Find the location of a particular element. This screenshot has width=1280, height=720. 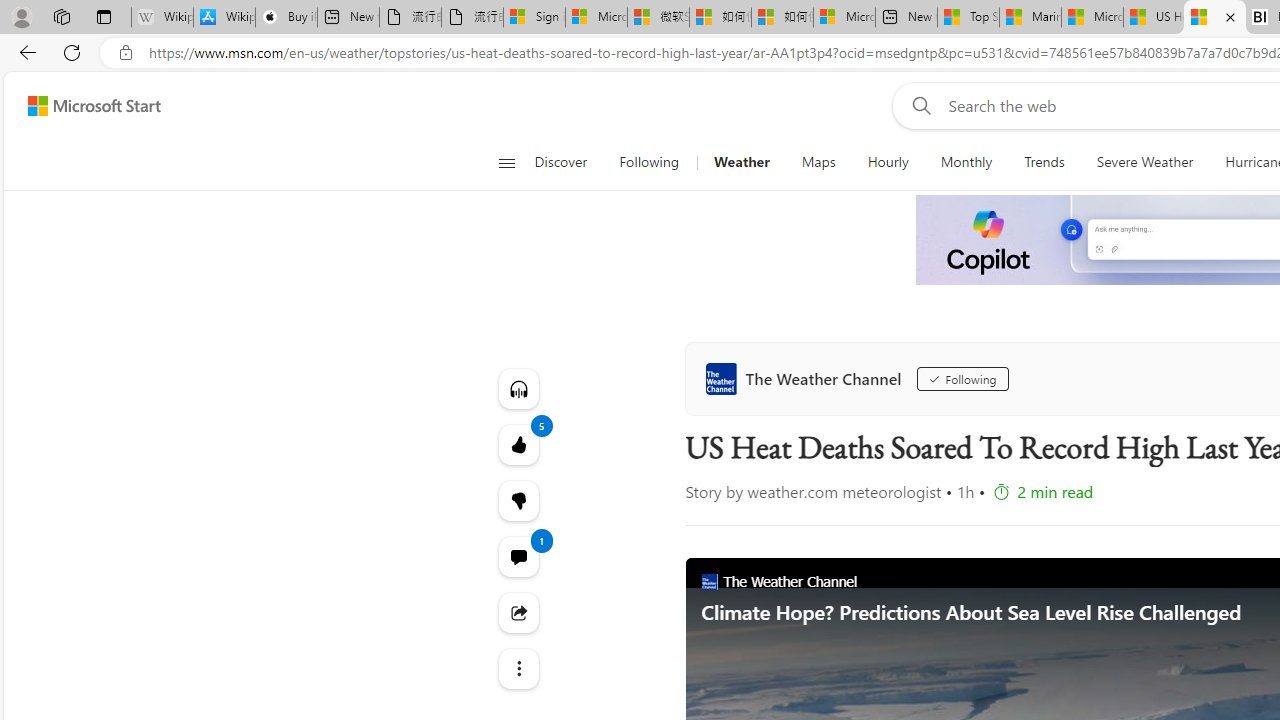

'Close tab' is located at coordinates (1229, 17).